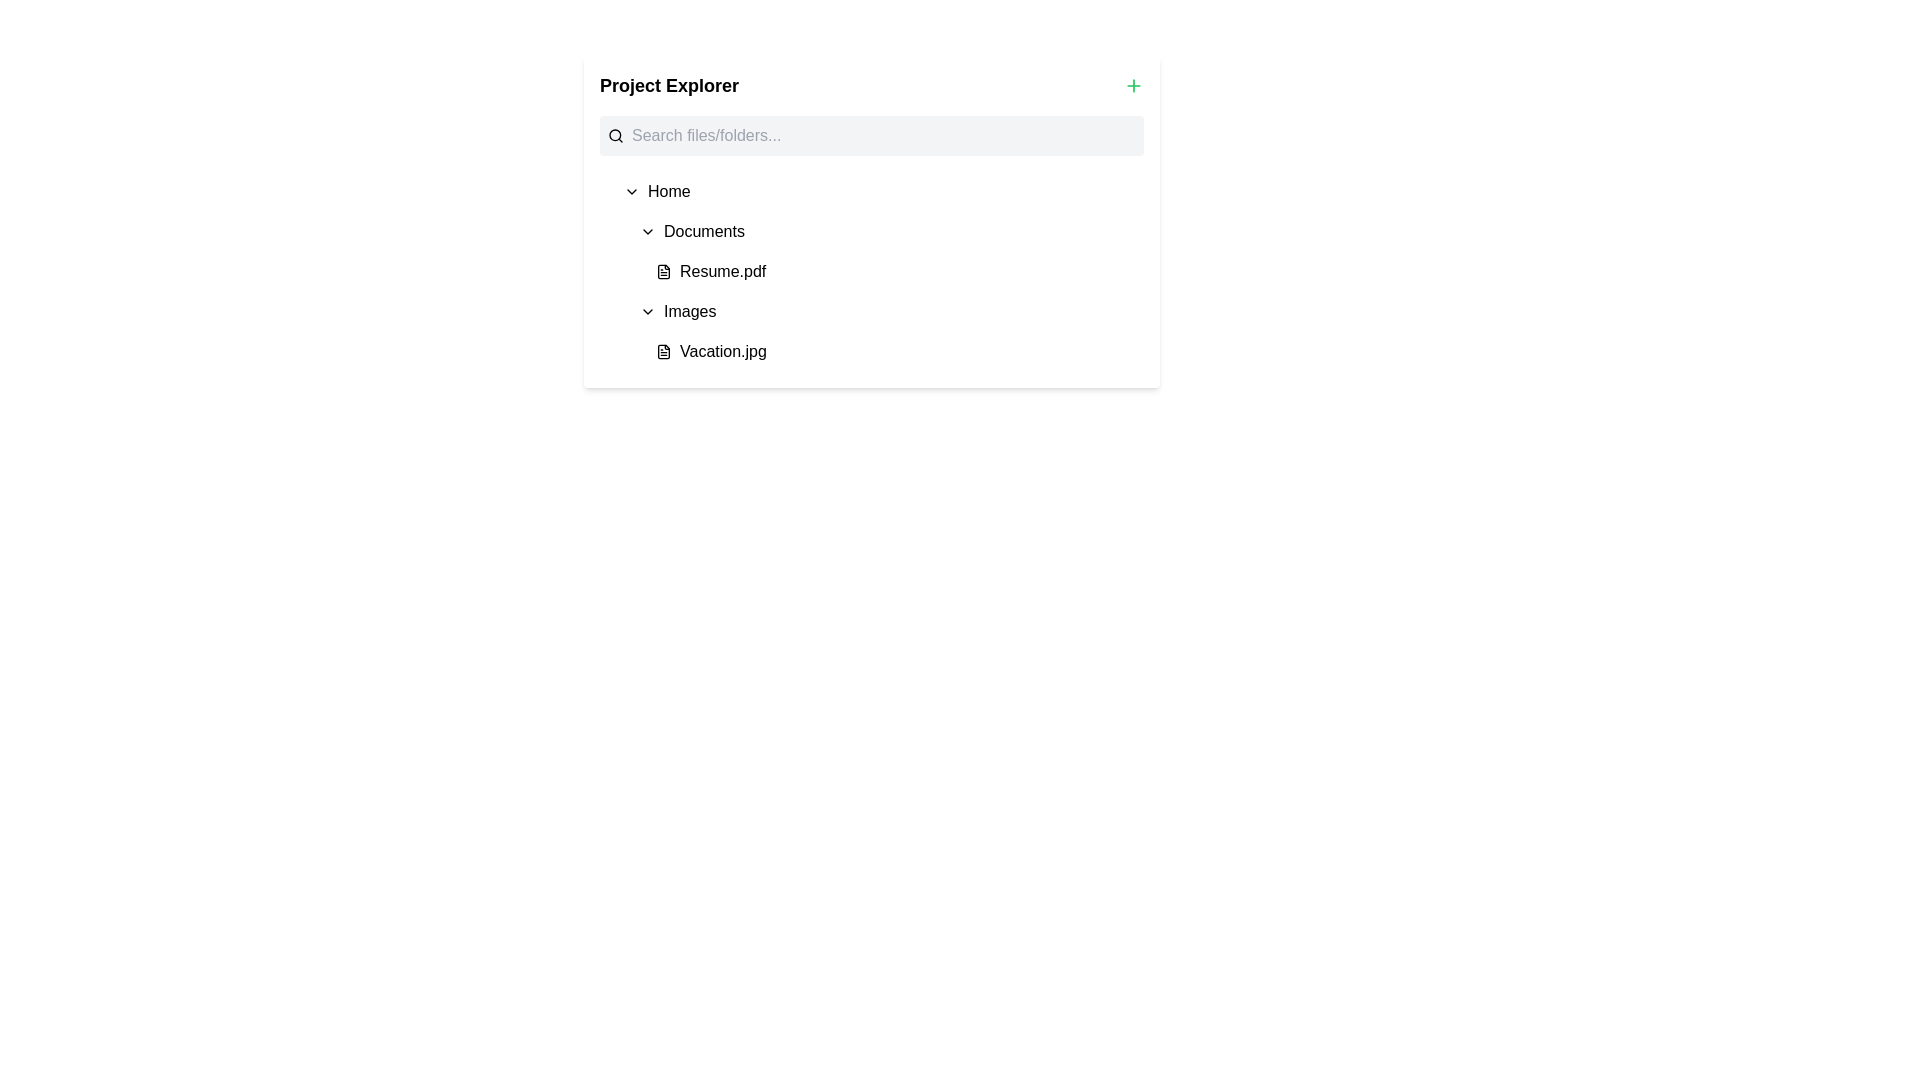 The width and height of the screenshot is (1920, 1080). Describe the element at coordinates (690, 312) in the screenshot. I see `the text label 'Images' in the 'Project Explorer' section` at that location.